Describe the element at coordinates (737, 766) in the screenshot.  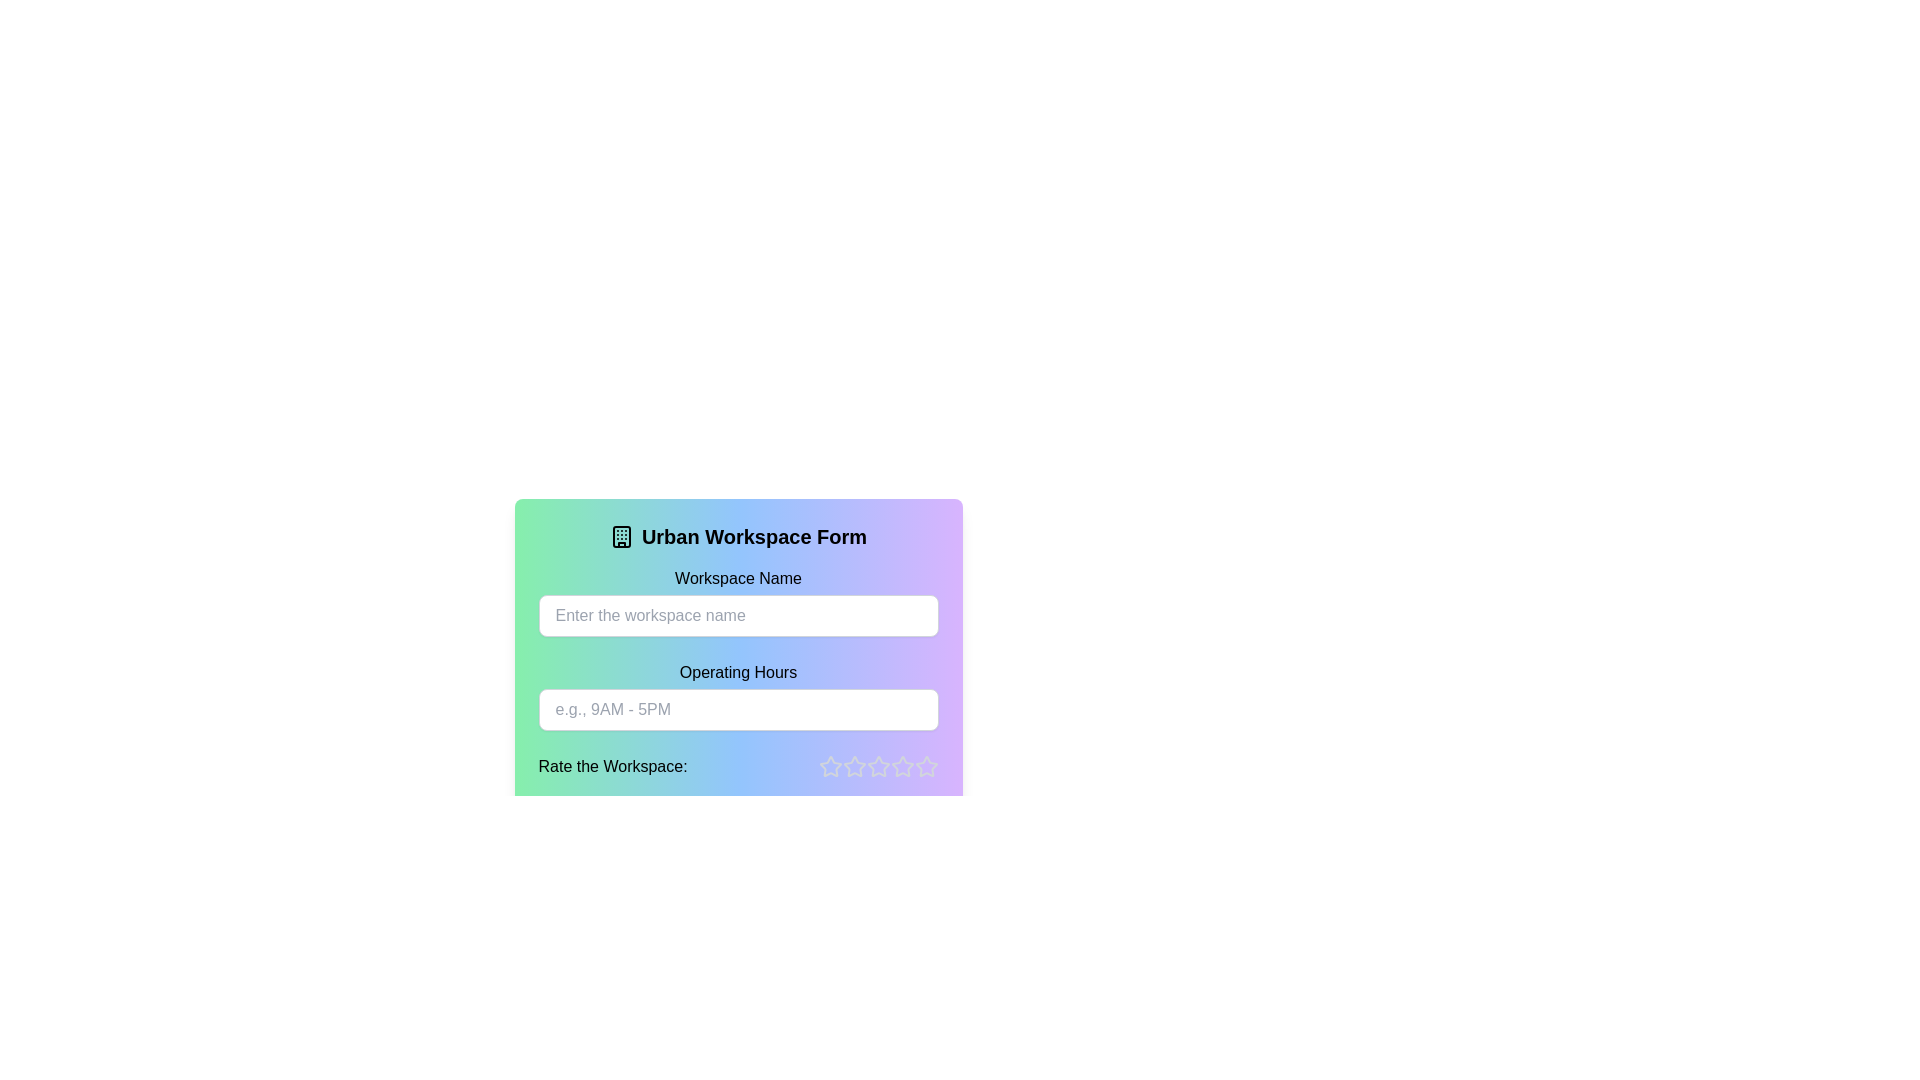
I see `one of the outlined star icons in the Rating widget labeled 'Rate the Workspace:'` at that location.